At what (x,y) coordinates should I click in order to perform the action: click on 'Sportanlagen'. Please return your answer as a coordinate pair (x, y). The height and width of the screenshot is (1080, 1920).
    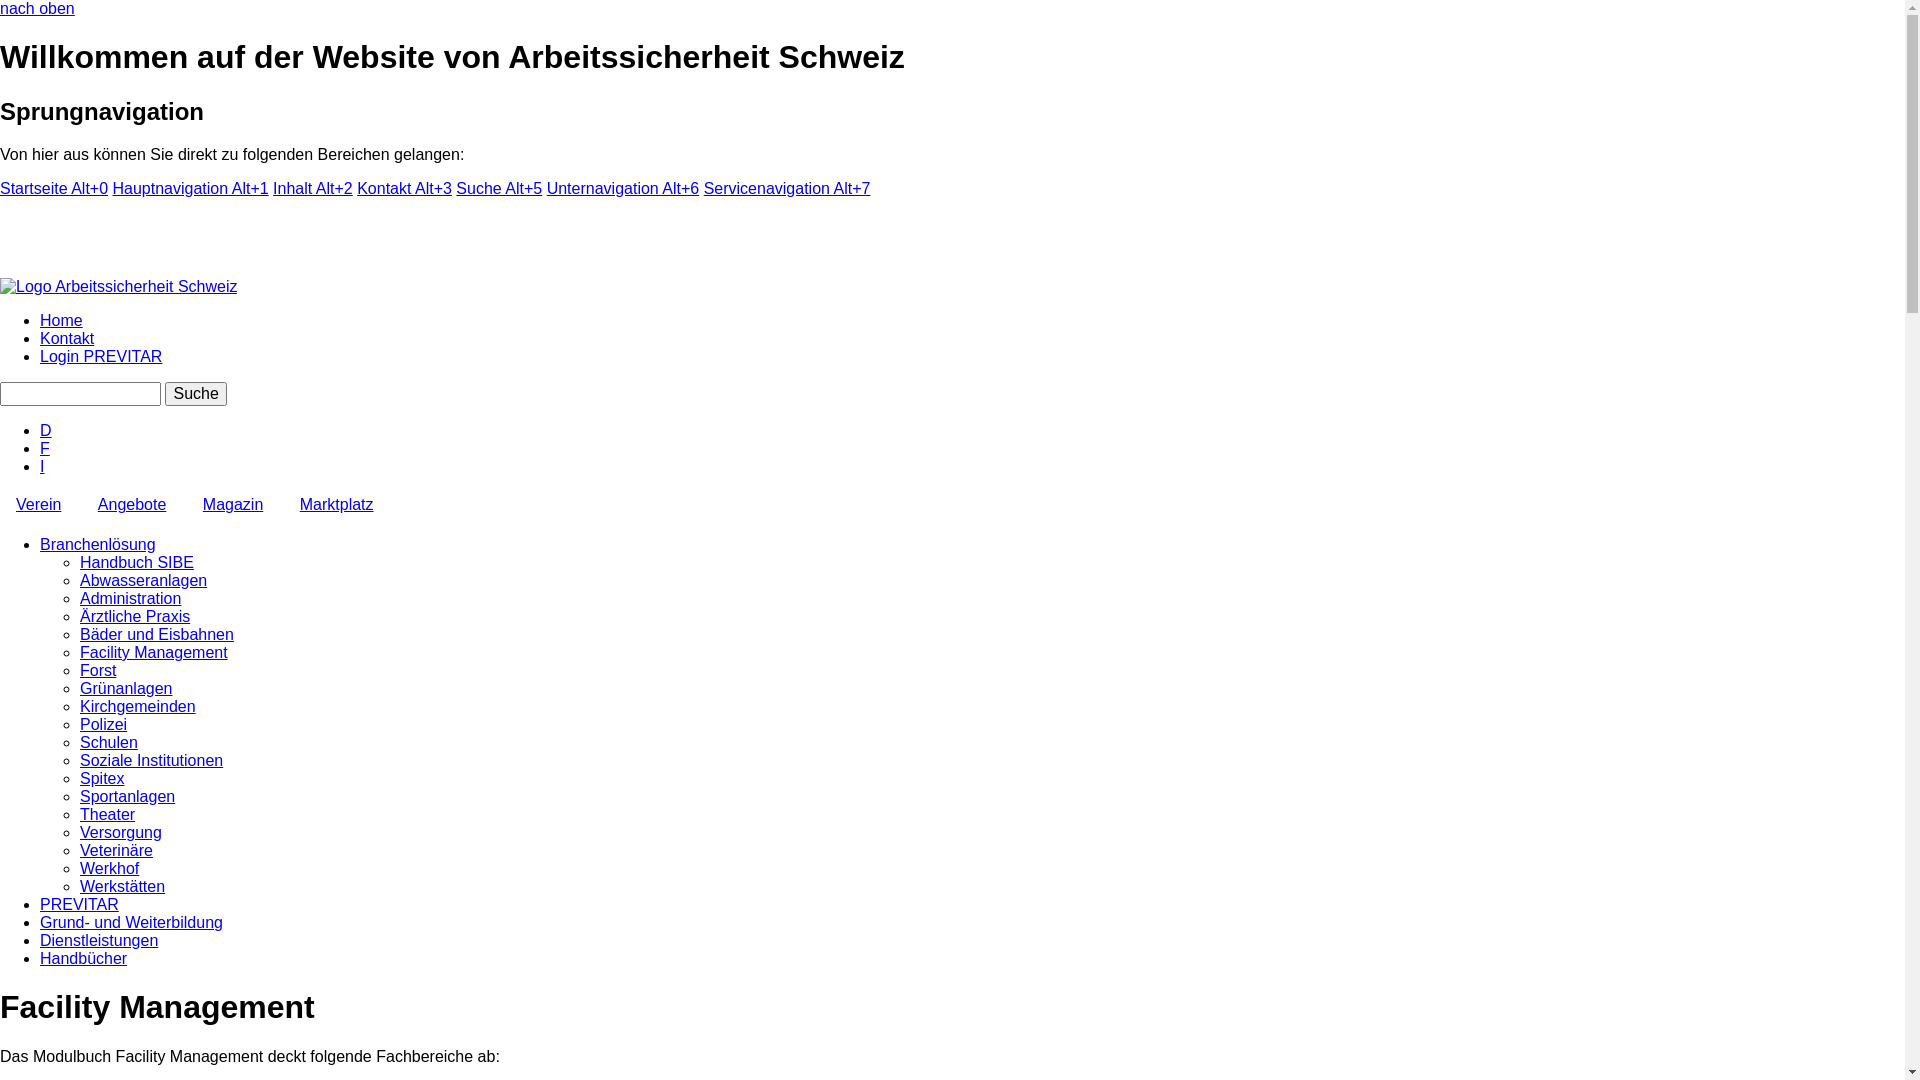
    Looking at the image, I should click on (80, 795).